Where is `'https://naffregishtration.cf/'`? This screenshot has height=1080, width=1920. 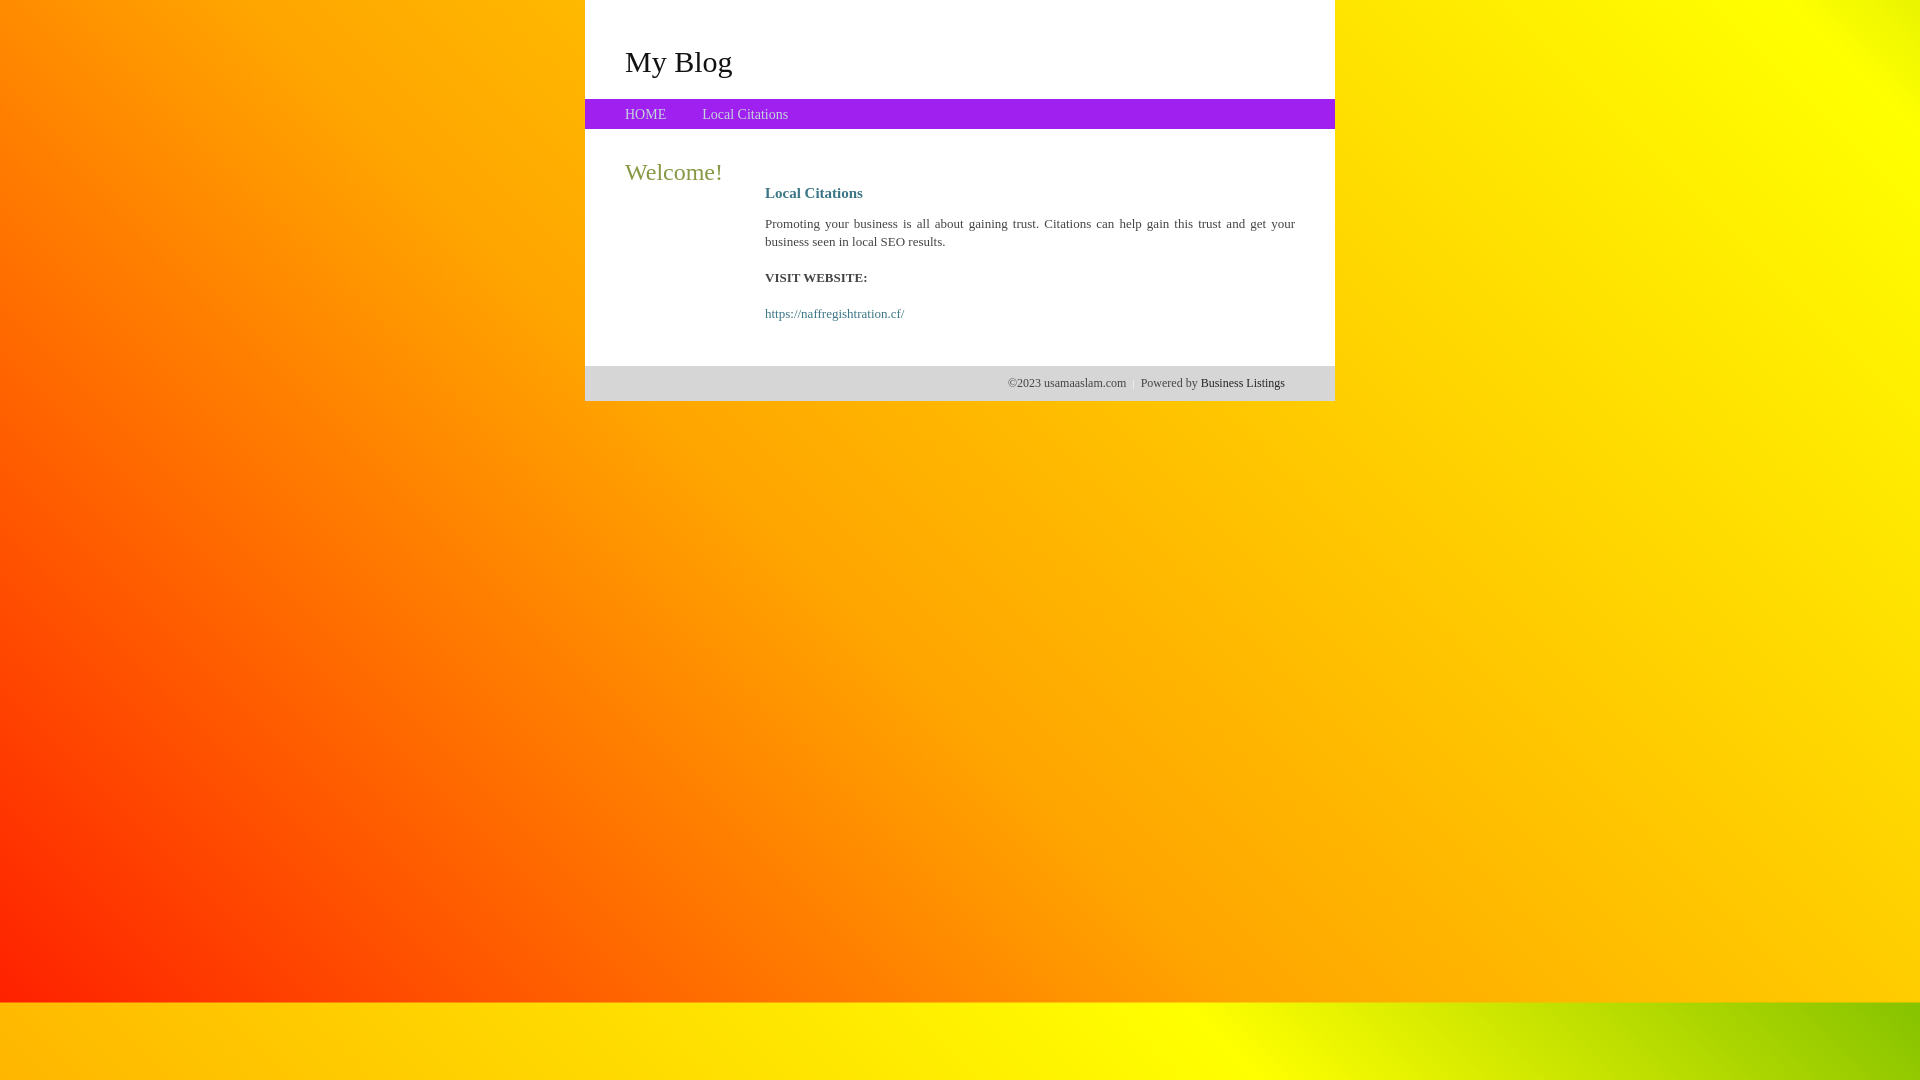
'https://naffregishtration.cf/' is located at coordinates (834, 313).